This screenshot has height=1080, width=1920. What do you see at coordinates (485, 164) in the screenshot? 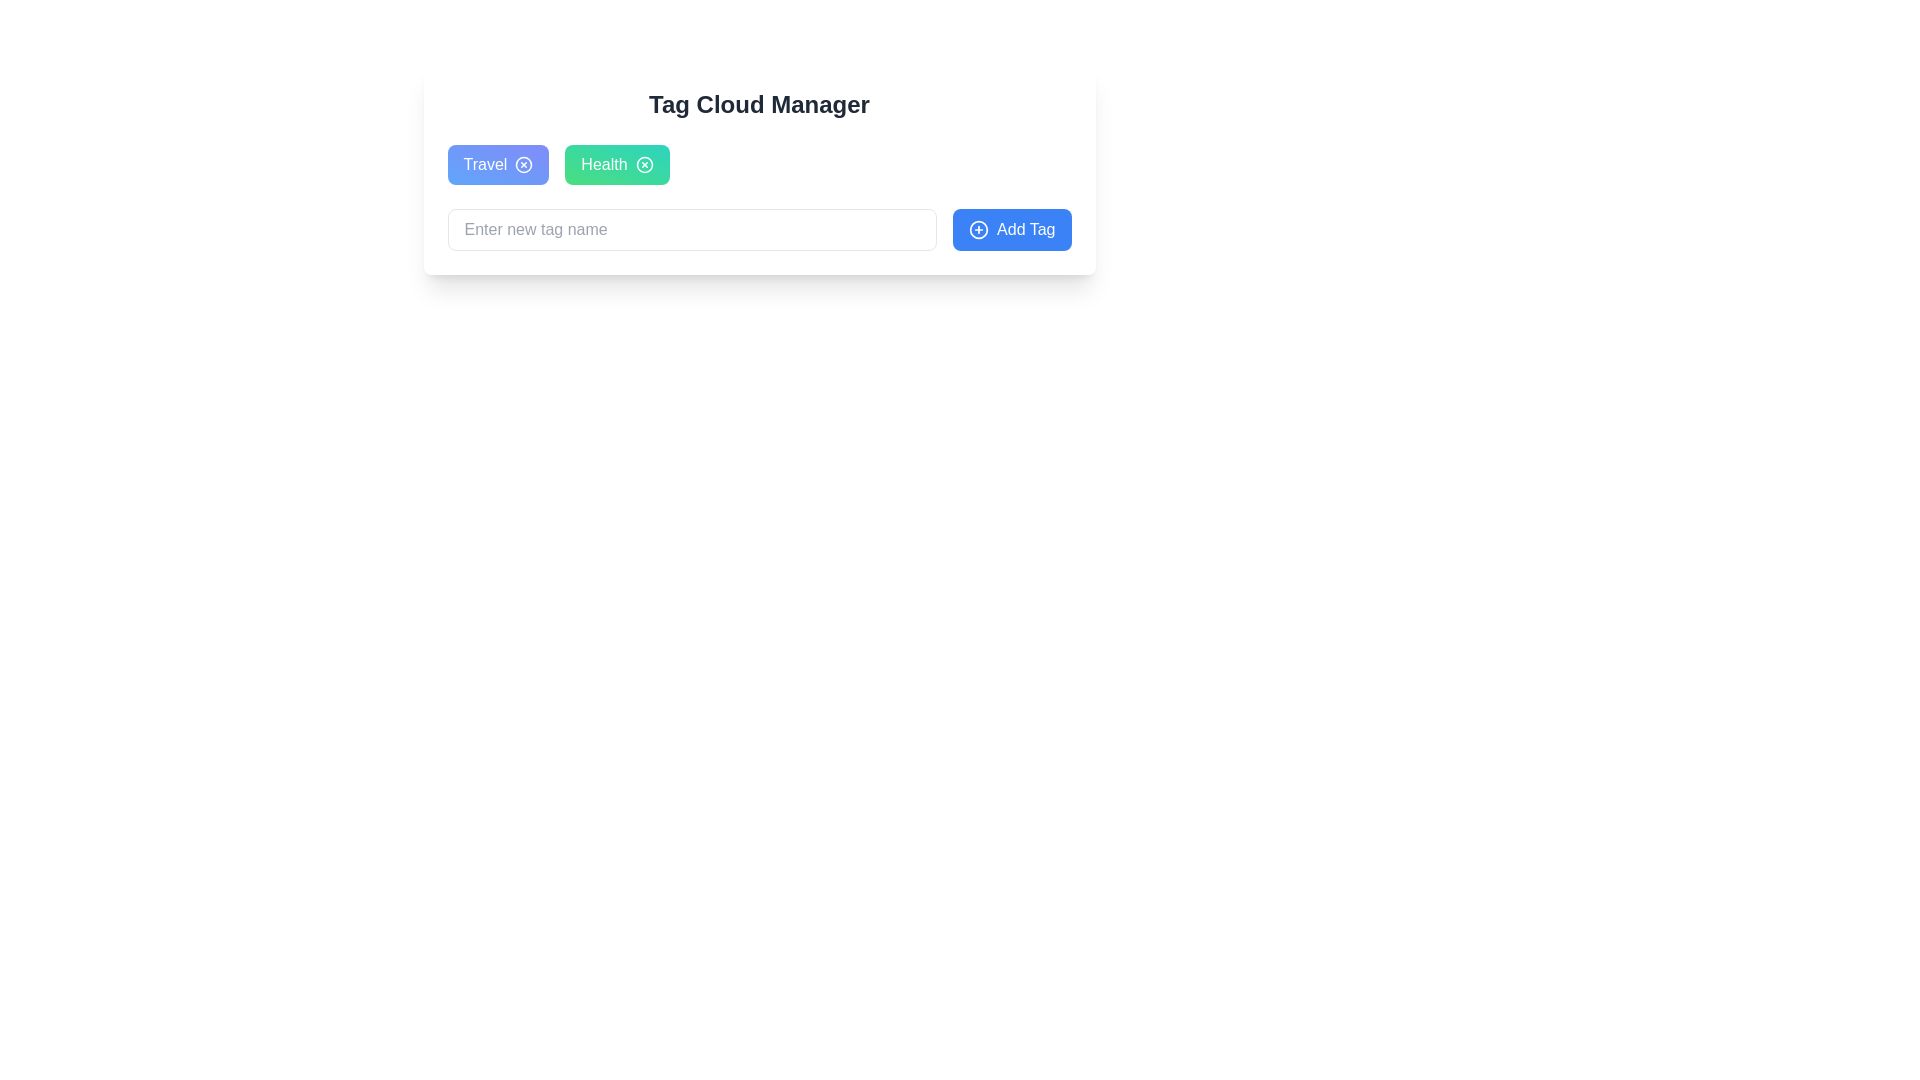
I see `the 'Travel' tag, which is a stylized button with white text on a gradient blue to indigo background` at bounding box center [485, 164].